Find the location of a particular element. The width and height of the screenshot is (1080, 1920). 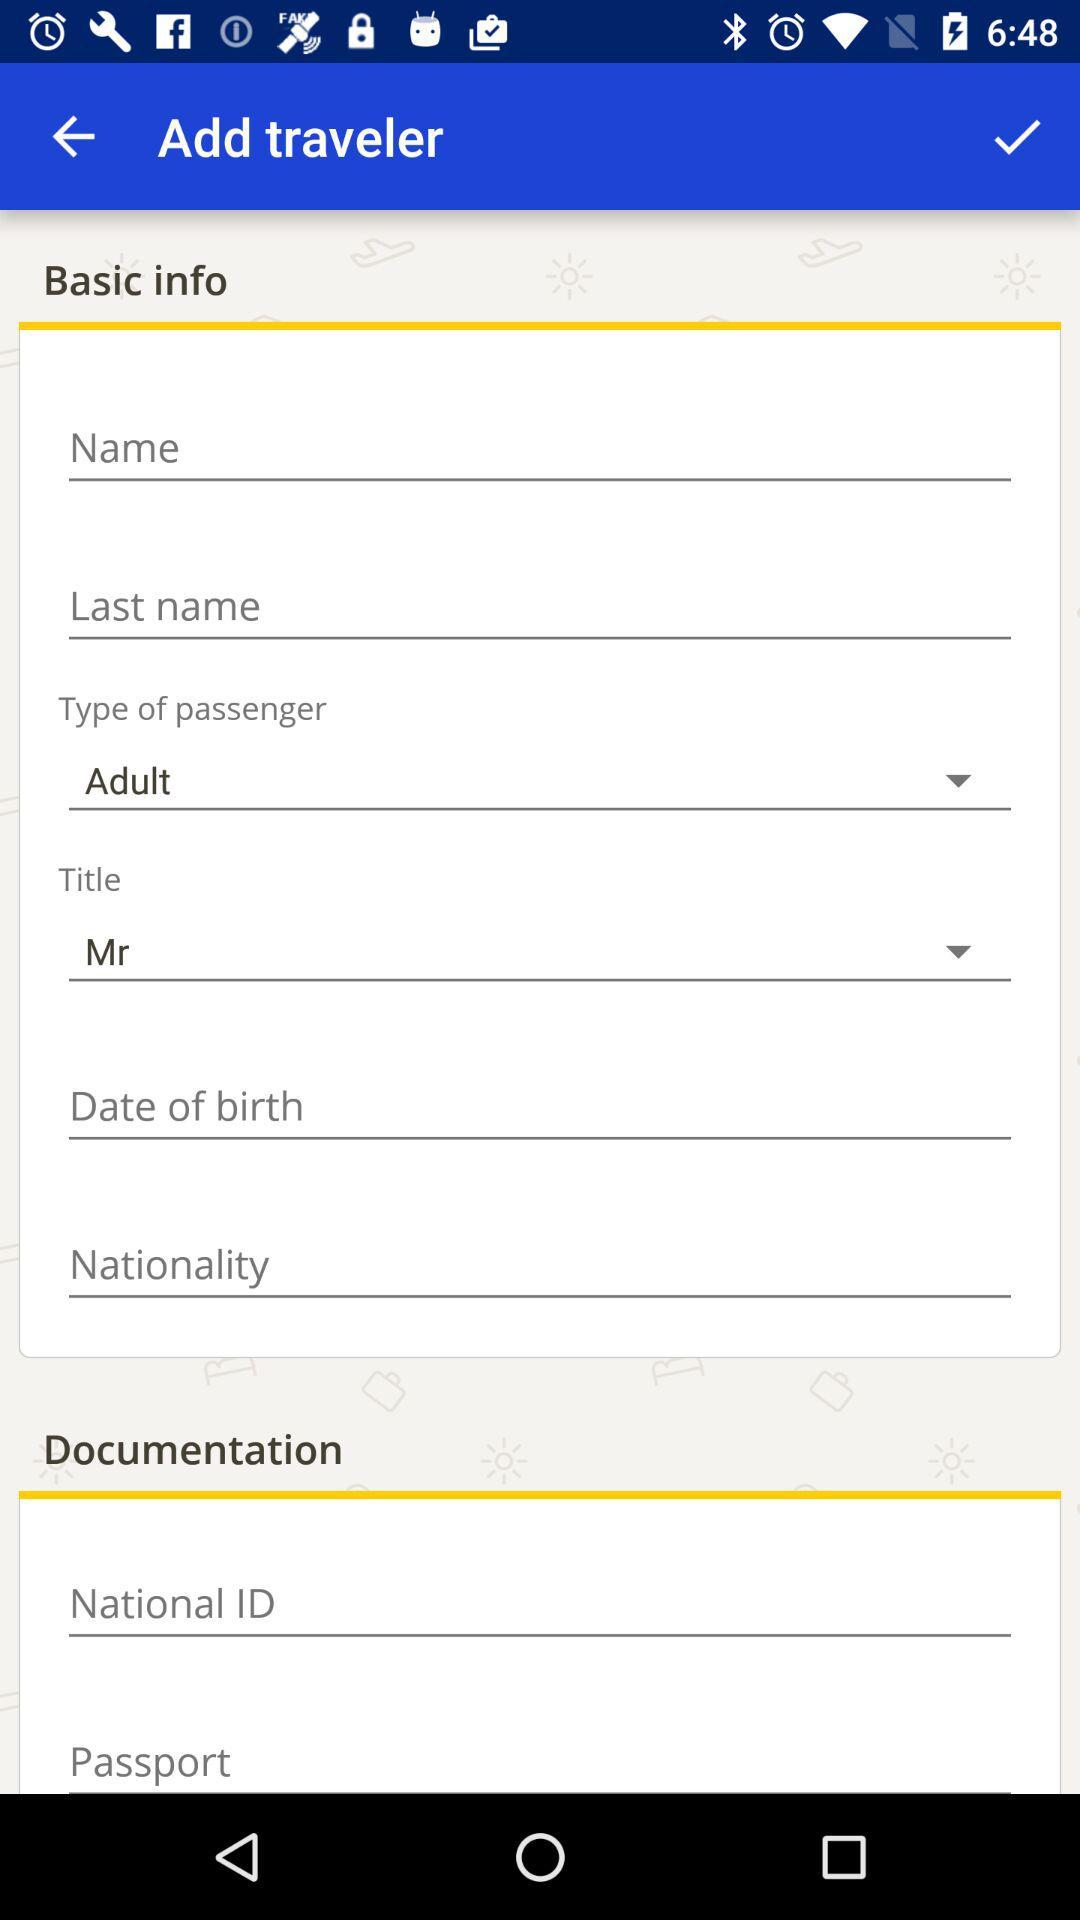

input information is located at coordinates (540, 1603).